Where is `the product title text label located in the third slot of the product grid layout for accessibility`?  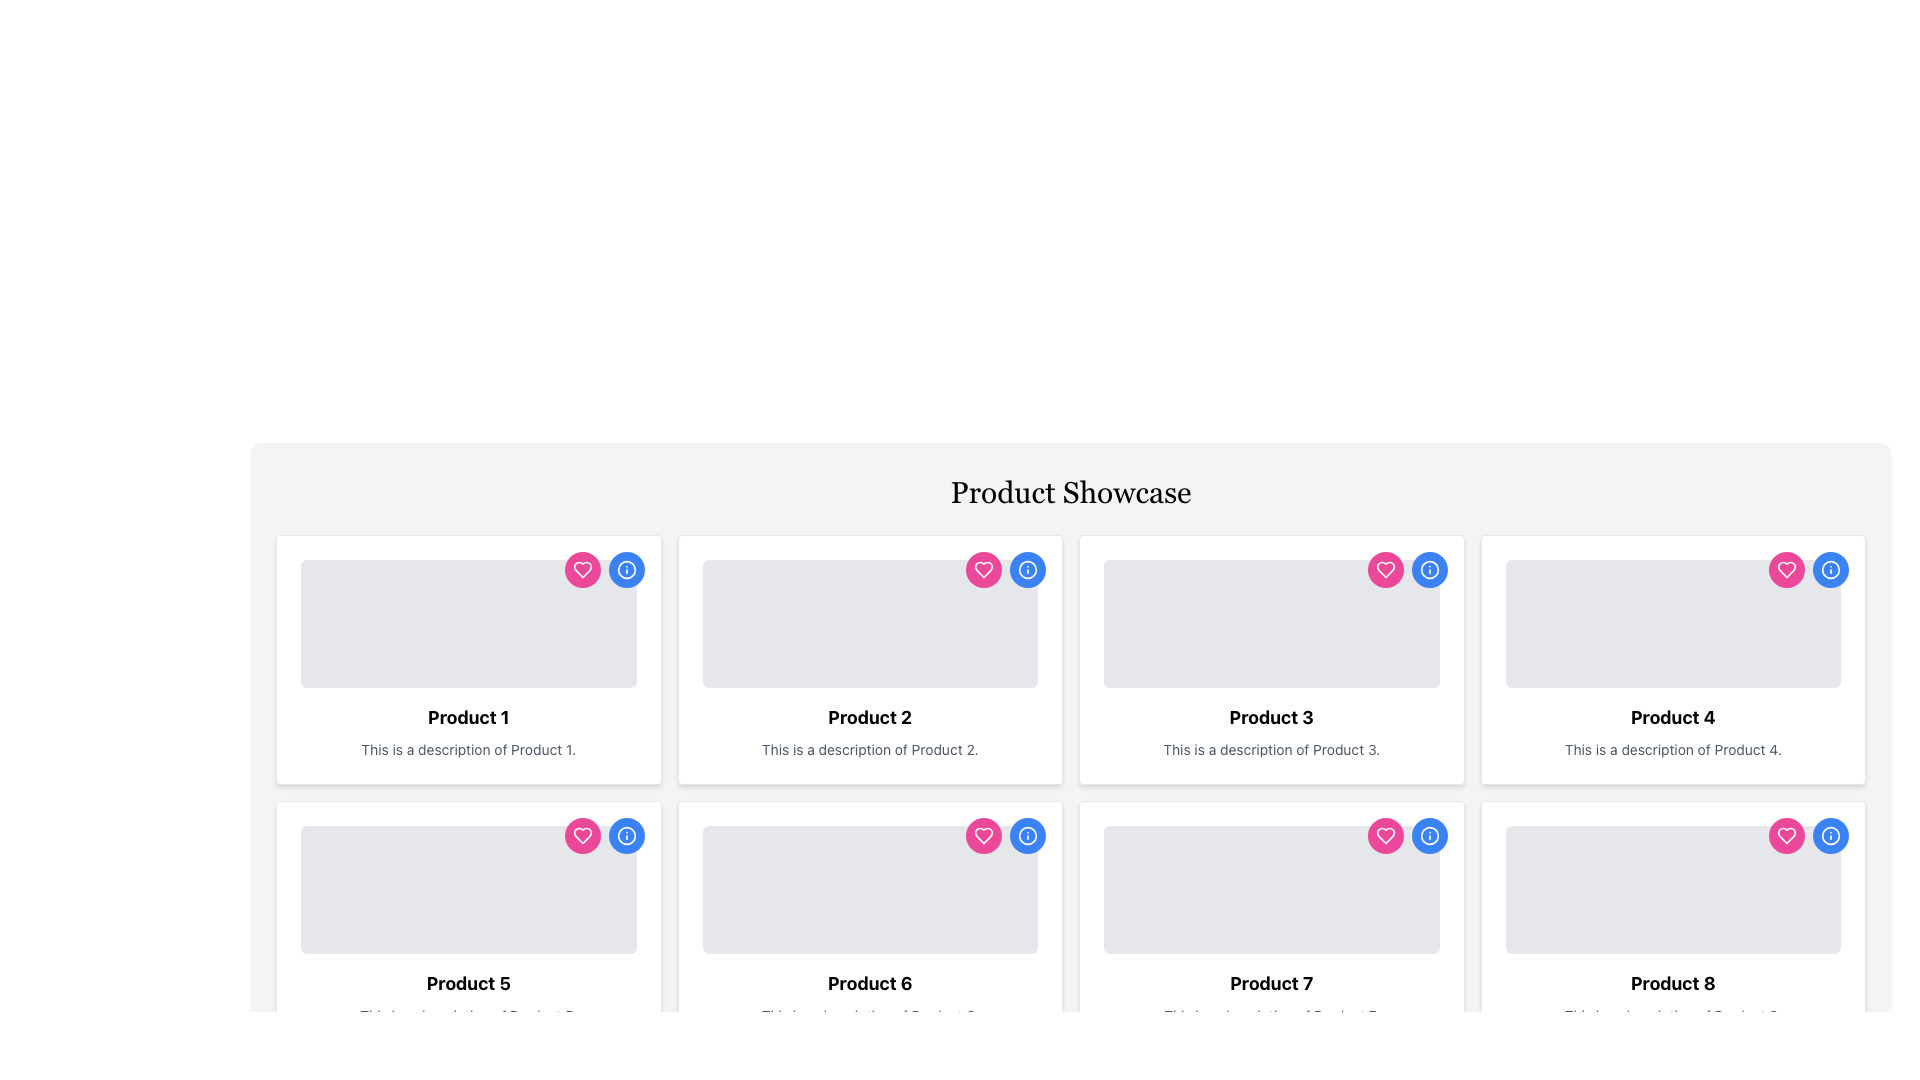
the product title text label located in the third slot of the product grid layout for accessibility is located at coordinates (1270, 716).